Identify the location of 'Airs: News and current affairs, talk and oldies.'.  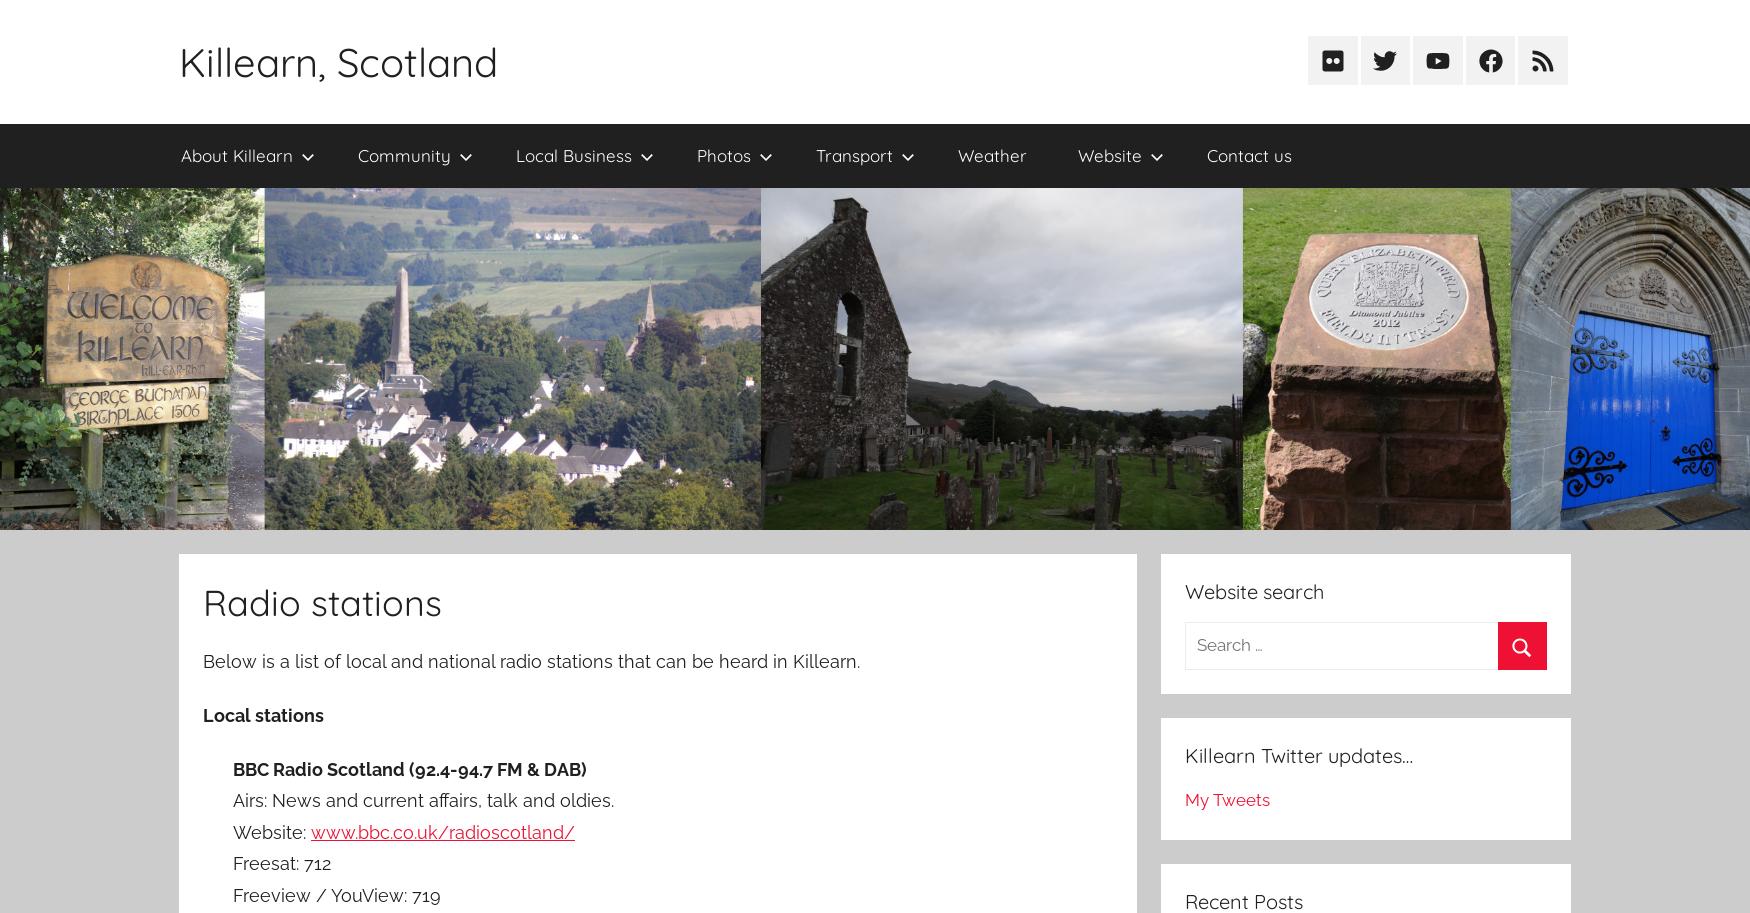
(422, 799).